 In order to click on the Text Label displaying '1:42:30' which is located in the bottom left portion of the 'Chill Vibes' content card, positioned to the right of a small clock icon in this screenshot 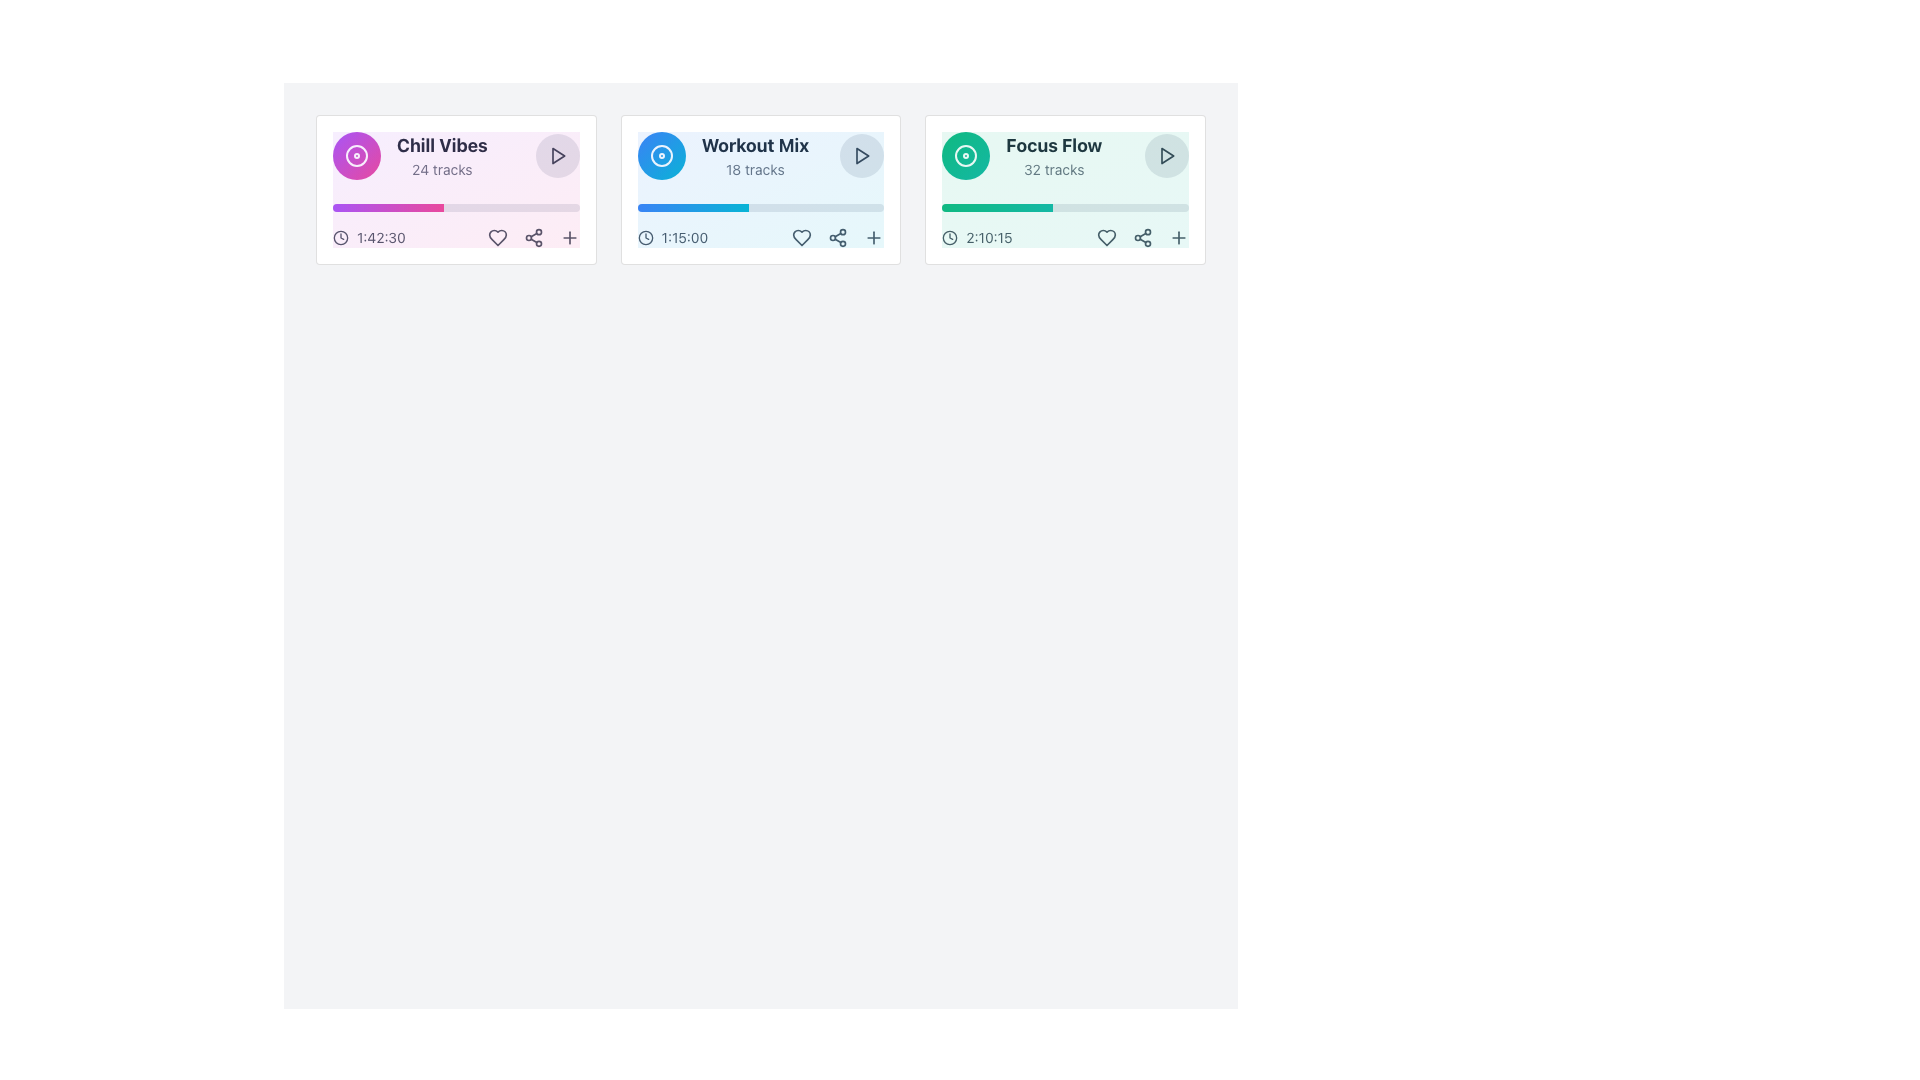, I will do `click(381, 237)`.